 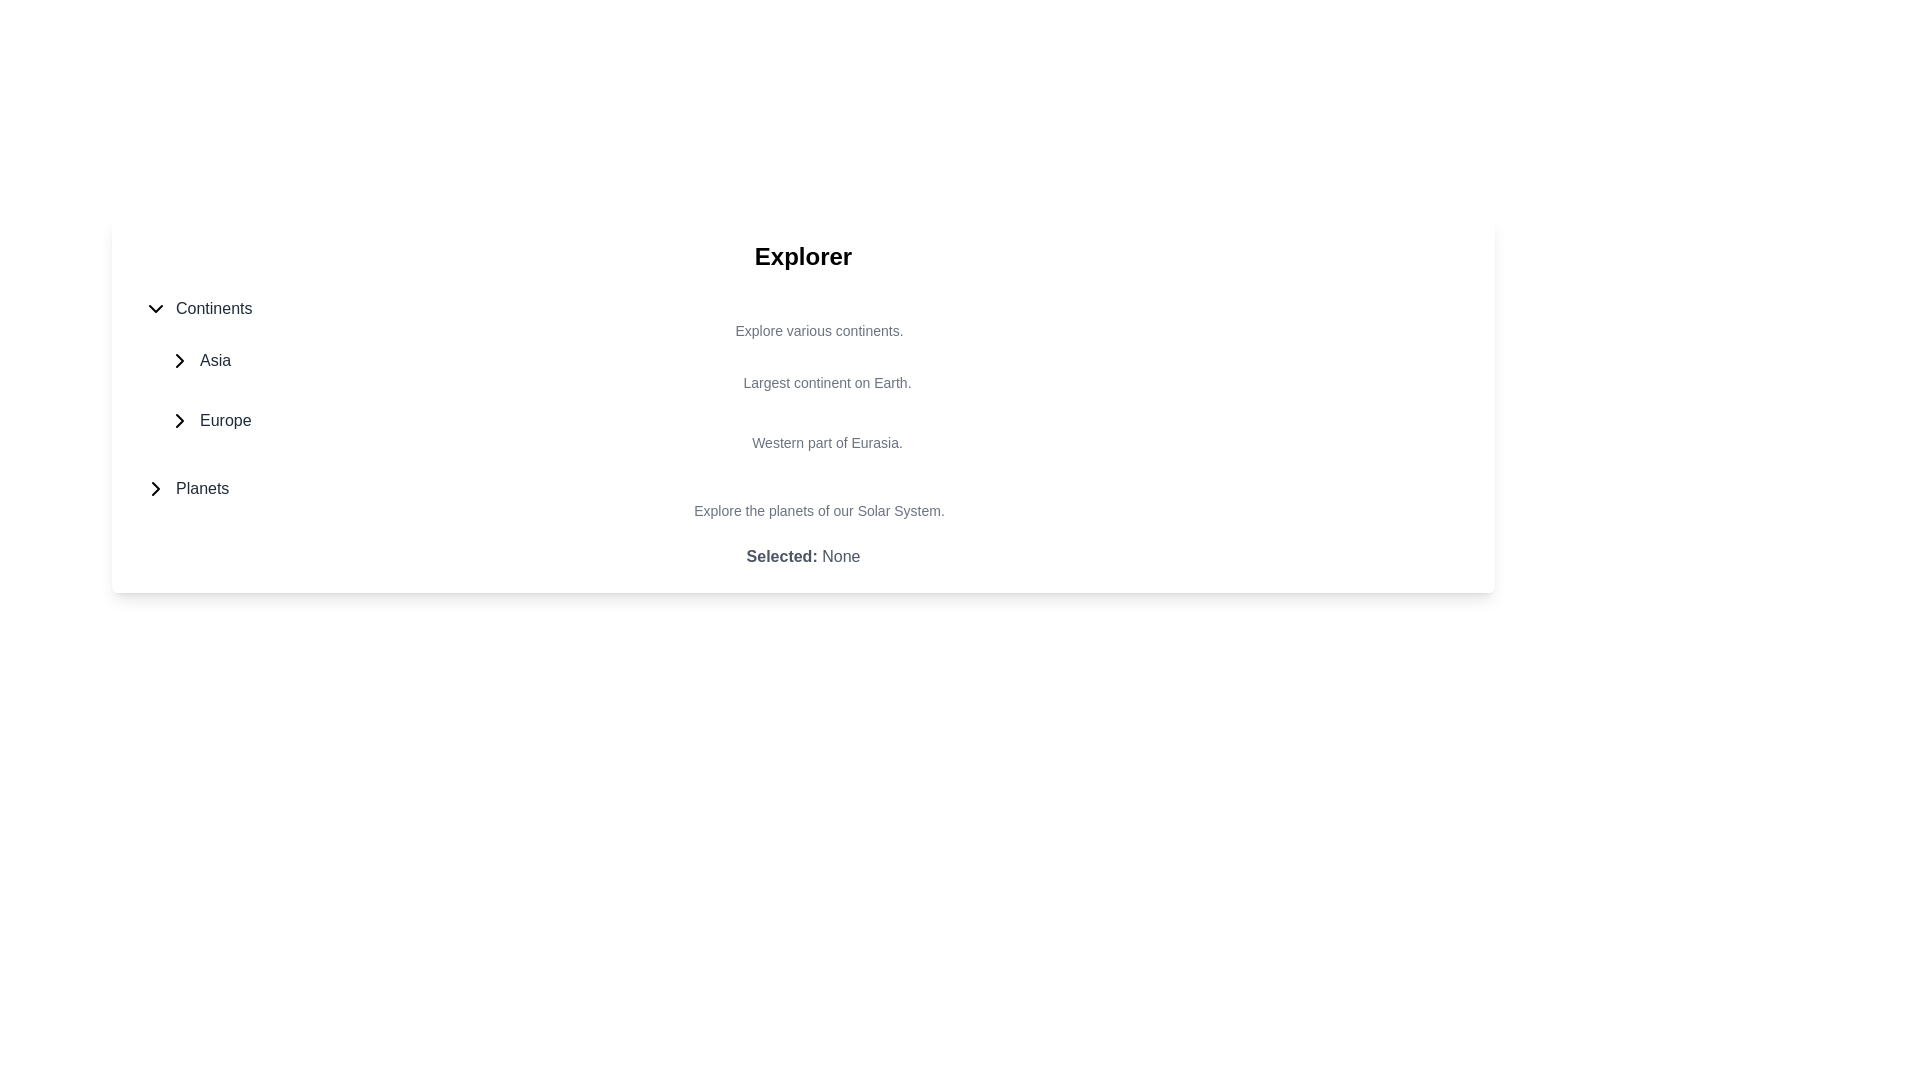 I want to click on the interactive button for expanding or collapsing the nested menu related to 'Europe', so click(x=180, y=419).